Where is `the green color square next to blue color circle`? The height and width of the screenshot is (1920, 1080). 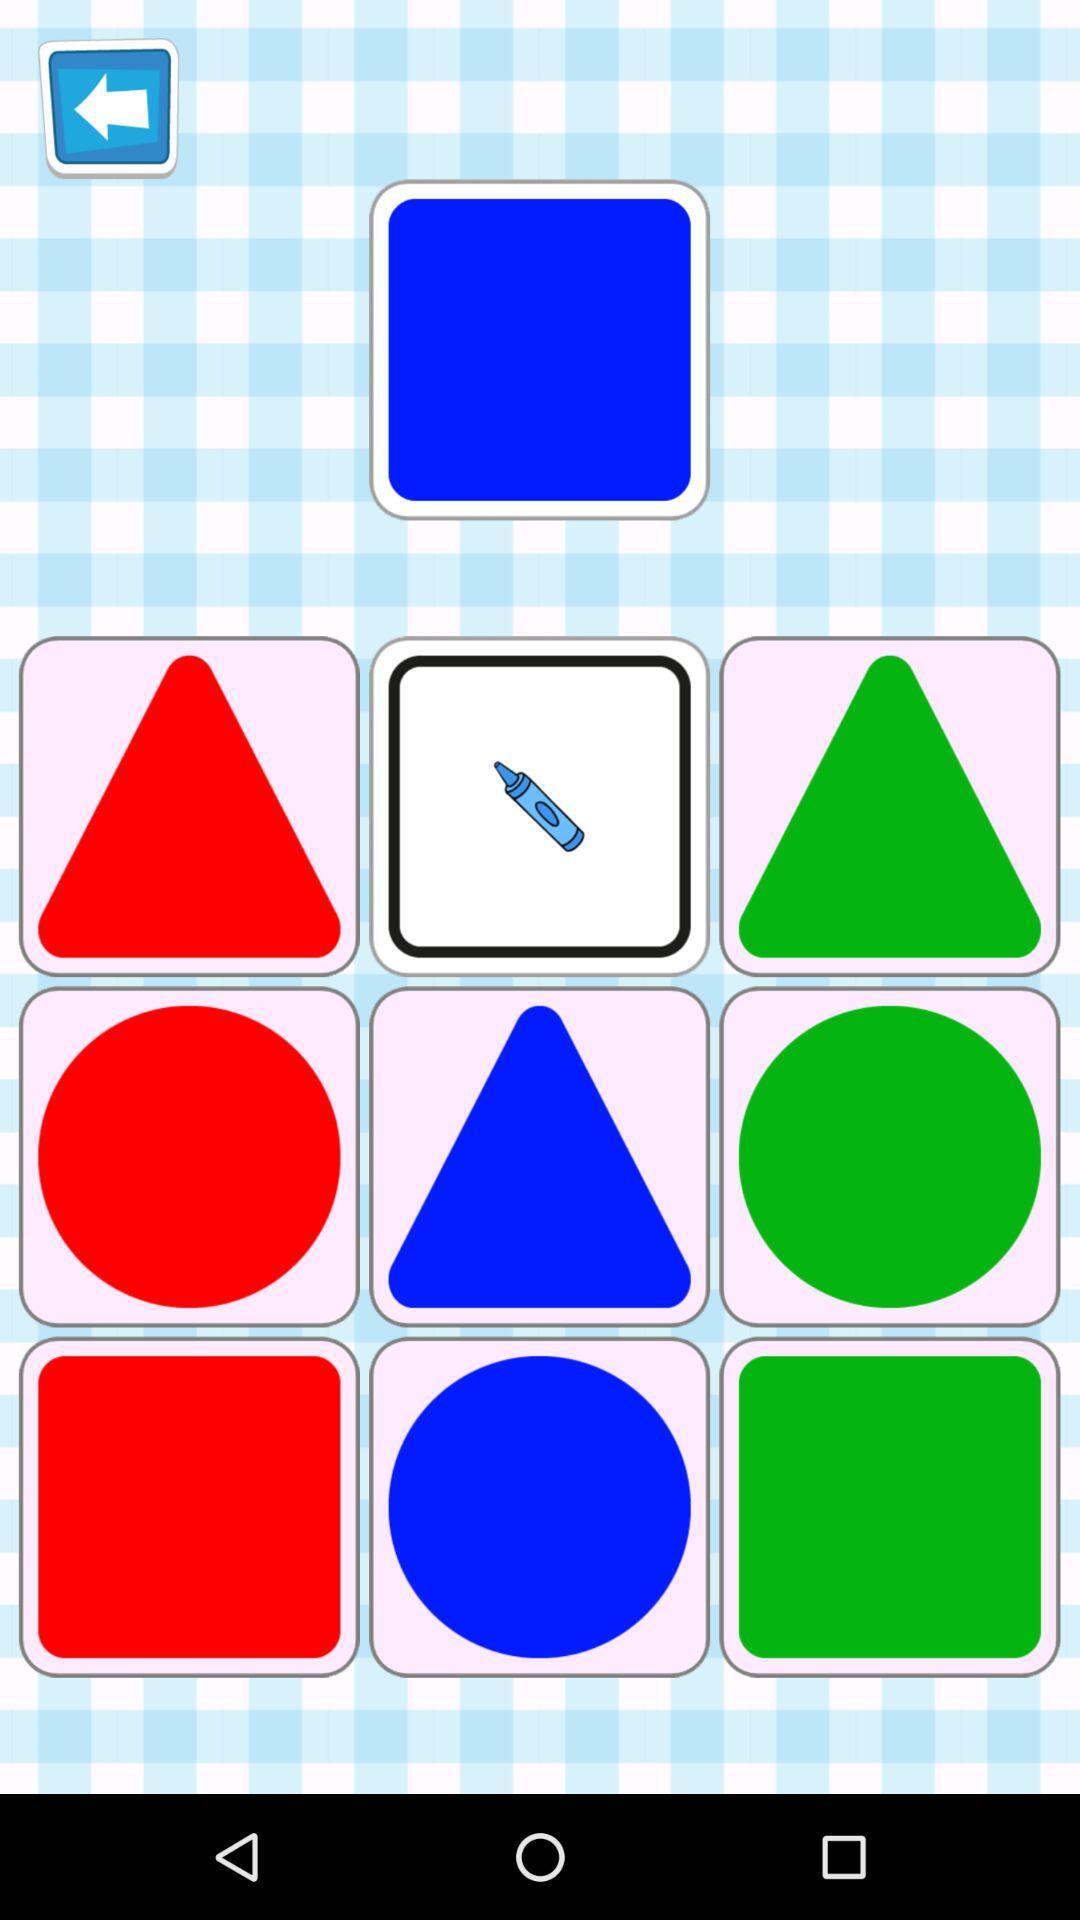 the green color square next to blue color circle is located at coordinates (889, 1507).